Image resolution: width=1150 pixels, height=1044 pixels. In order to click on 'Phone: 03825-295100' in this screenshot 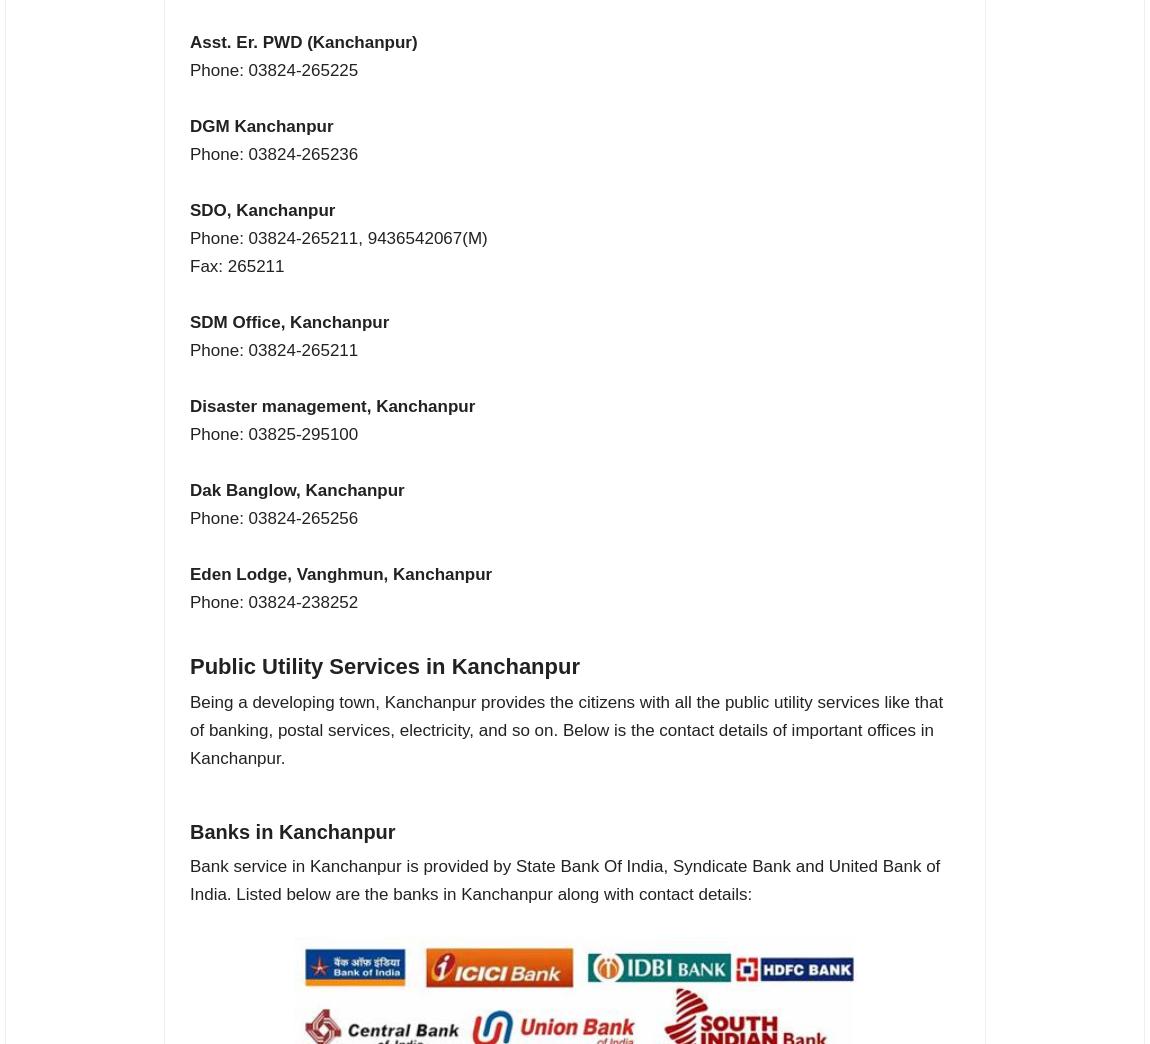, I will do `click(188, 433)`.